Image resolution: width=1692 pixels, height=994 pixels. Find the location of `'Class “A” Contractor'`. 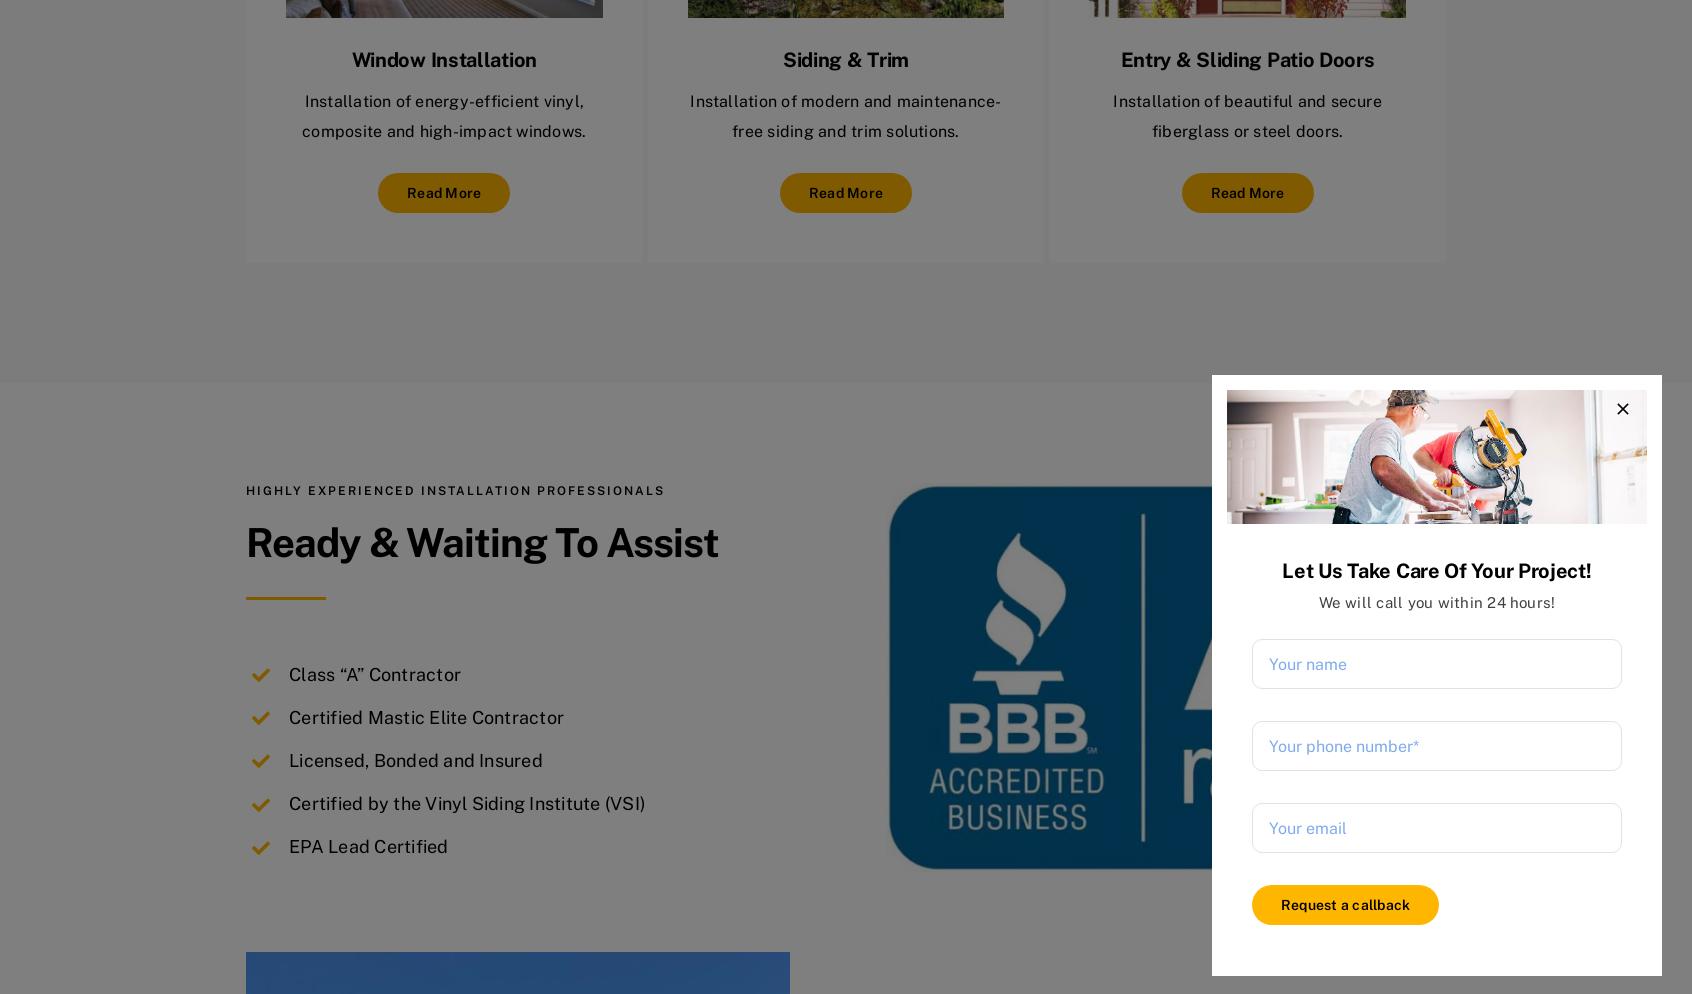

'Class “A” Contractor' is located at coordinates (374, 673).